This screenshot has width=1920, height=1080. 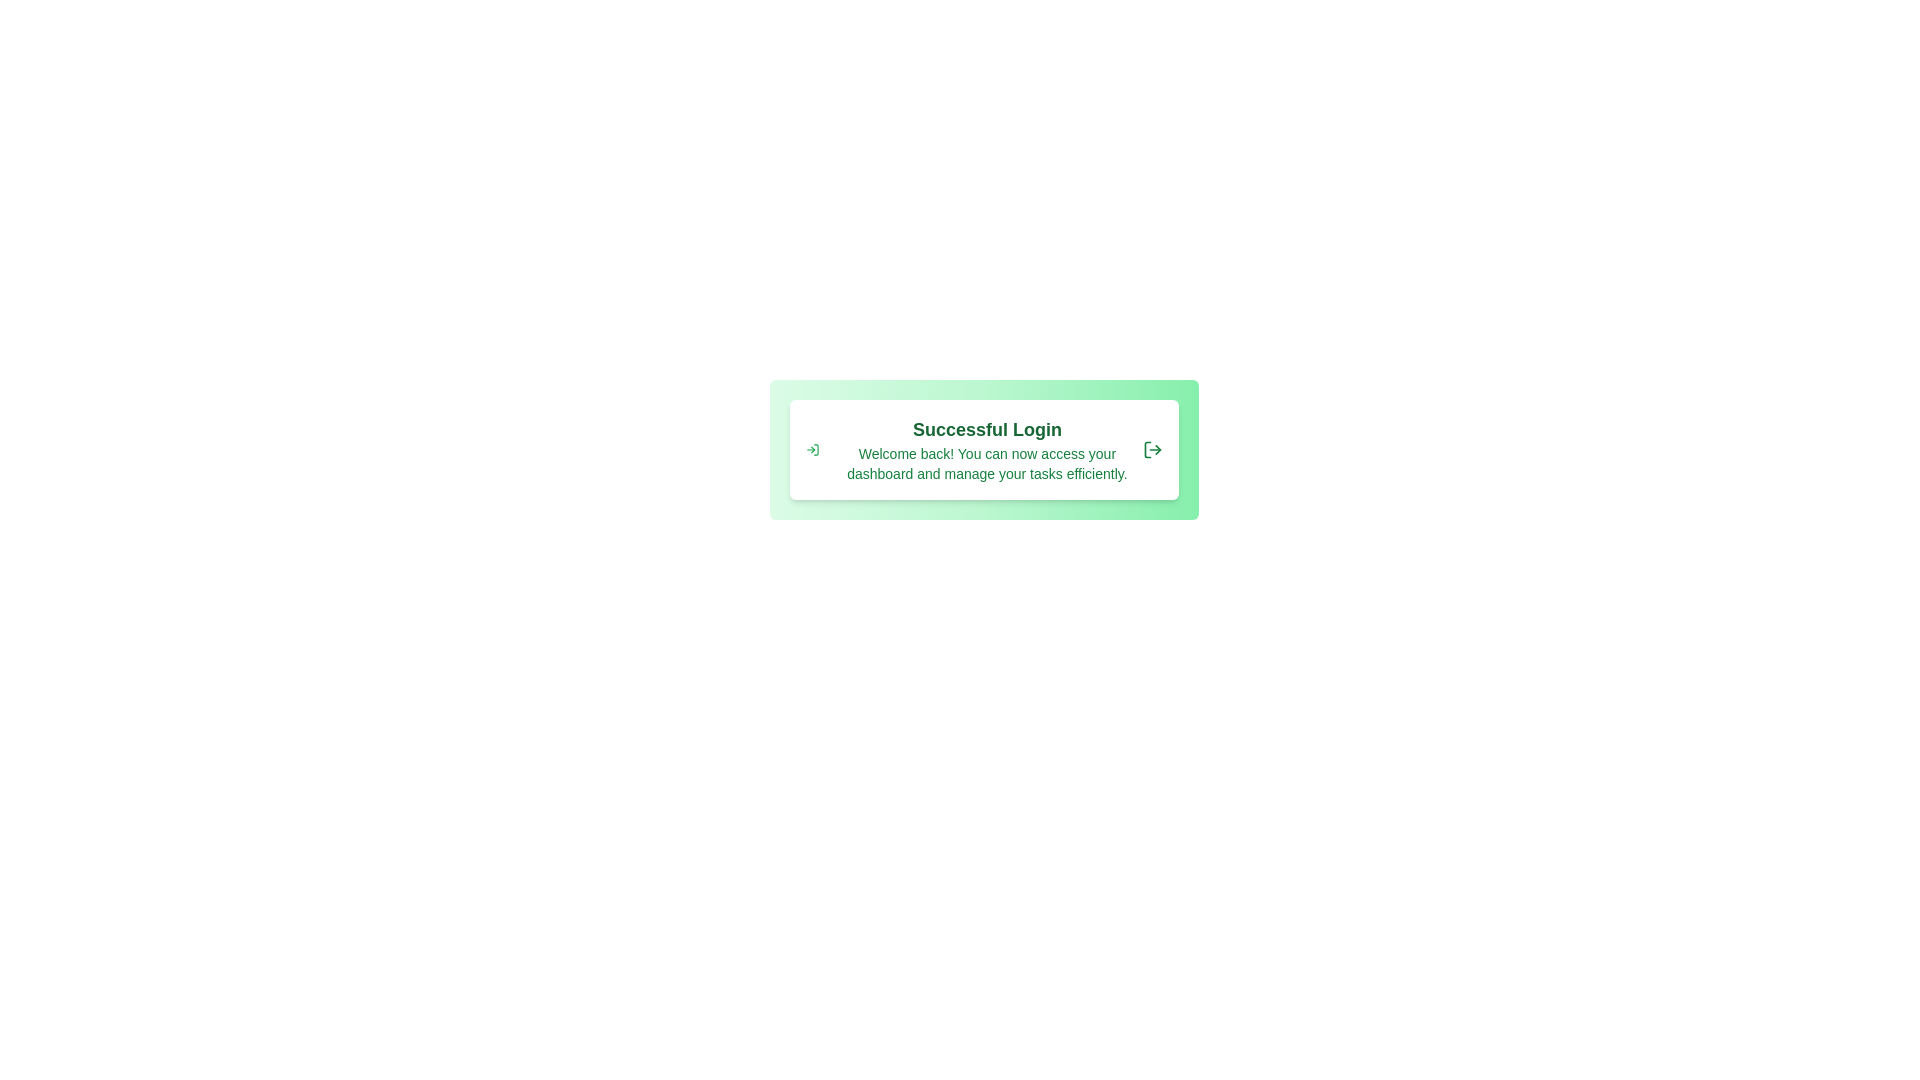 I want to click on the login icon to perform the corresponding action, so click(x=811, y=450).